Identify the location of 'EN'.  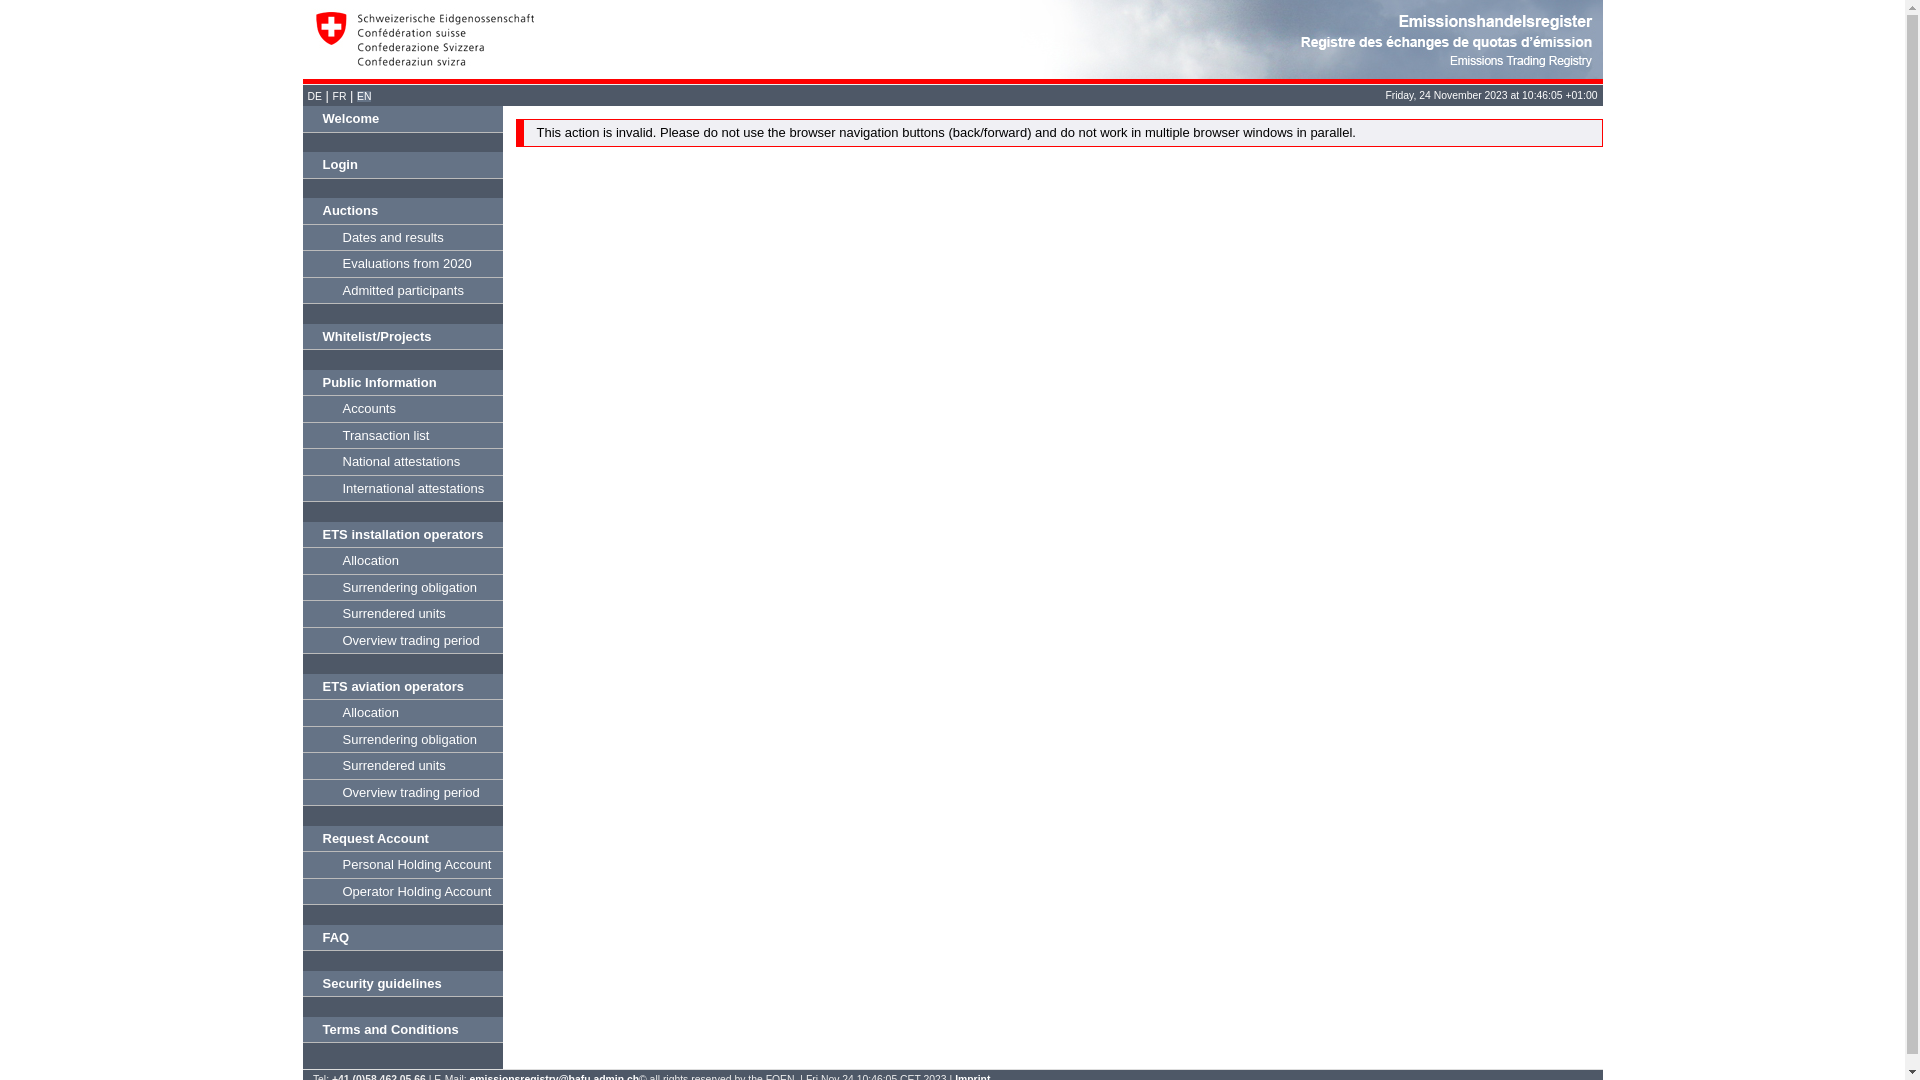
(364, 96).